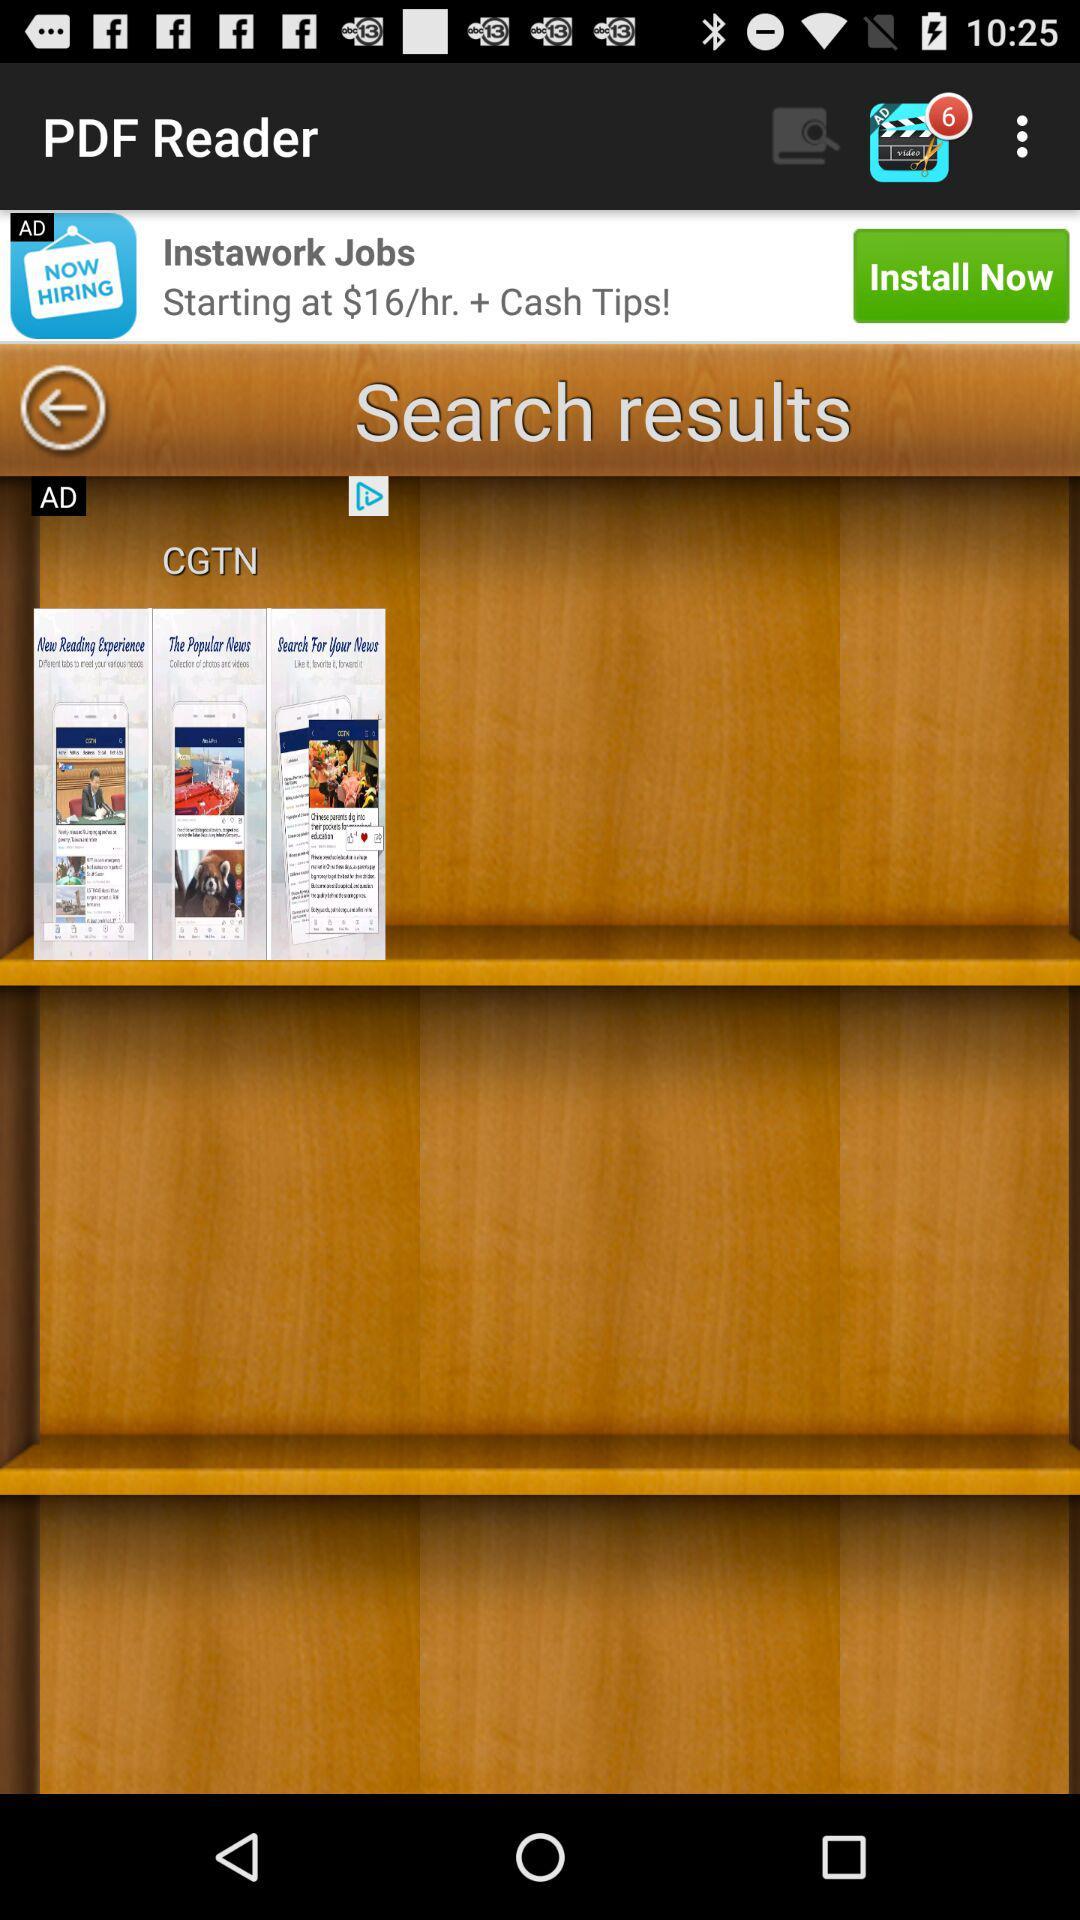  What do you see at coordinates (61, 409) in the screenshot?
I see `go back` at bounding box center [61, 409].